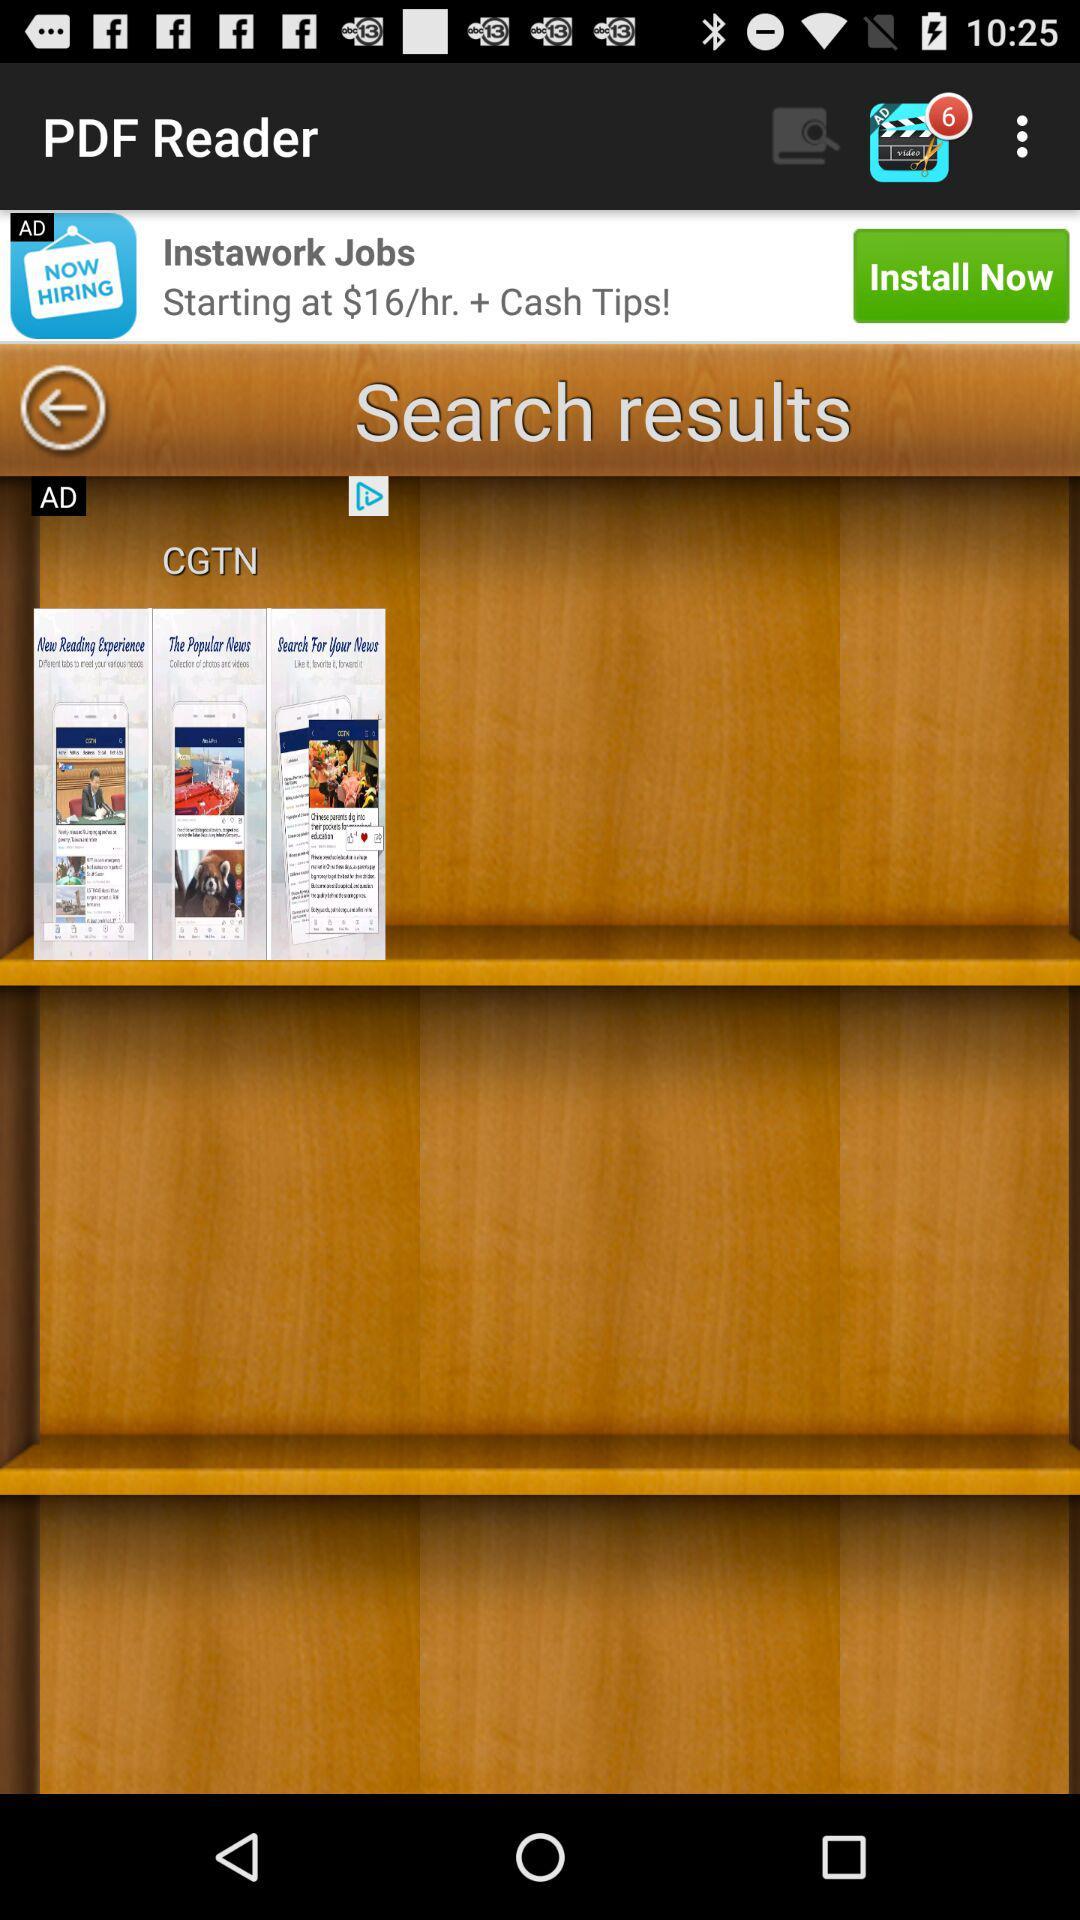  What do you see at coordinates (61, 409) in the screenshot?
I see `go back` at bounding box center [61, 409].